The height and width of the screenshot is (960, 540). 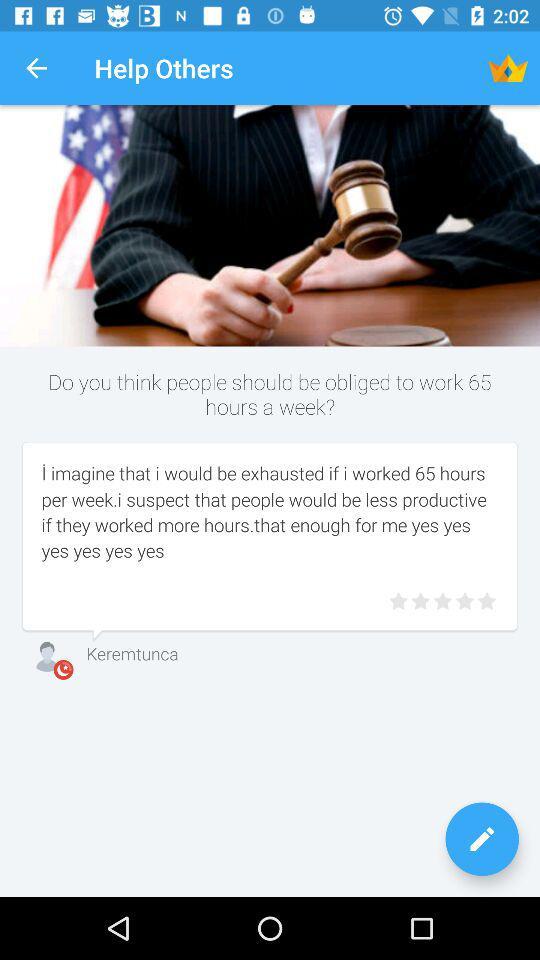 What do you see at coordinates (481, 839) in the screenshot?
I see `write comment` at bounding box center [481, 839].